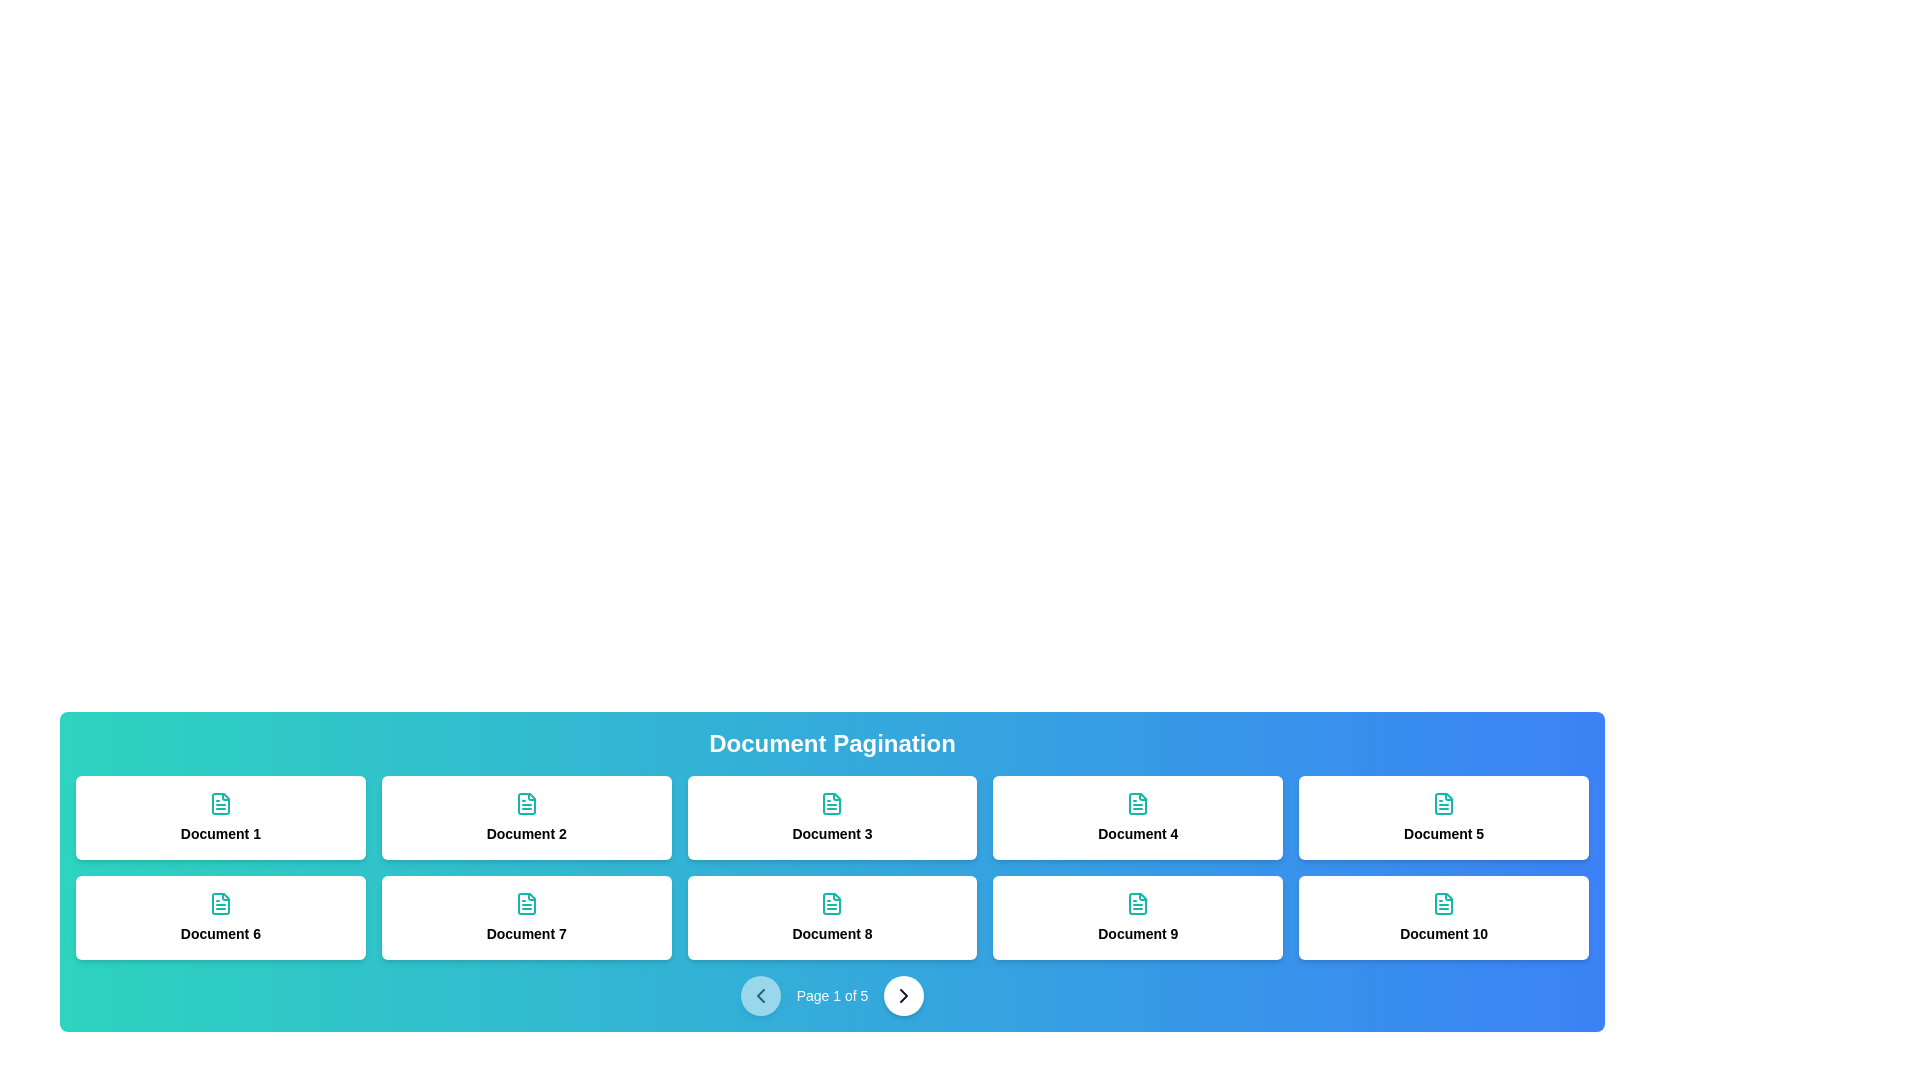  I want to click on the chevron icon located in the pagination controls at the bottom-center of the interface, so click(903, 995).